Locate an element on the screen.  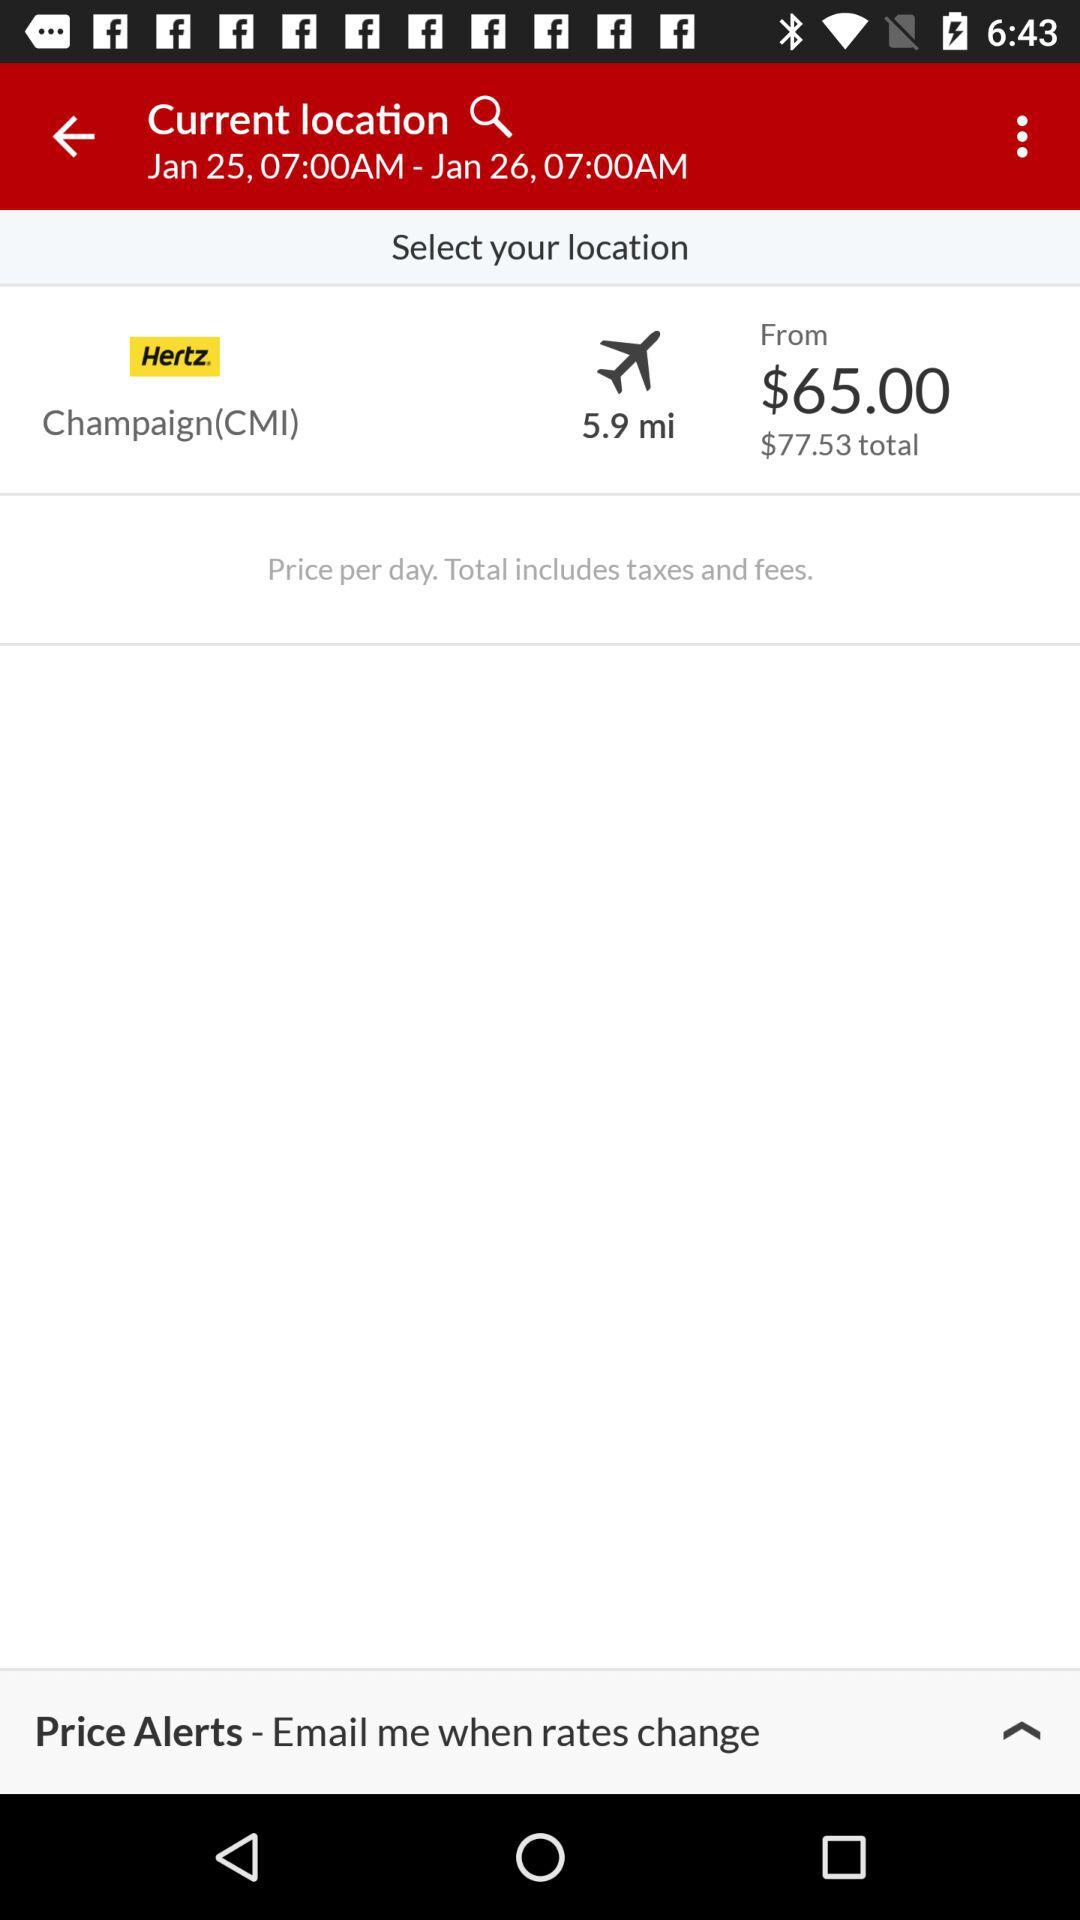
the item above select your location is located at coordinates (1027, 135).